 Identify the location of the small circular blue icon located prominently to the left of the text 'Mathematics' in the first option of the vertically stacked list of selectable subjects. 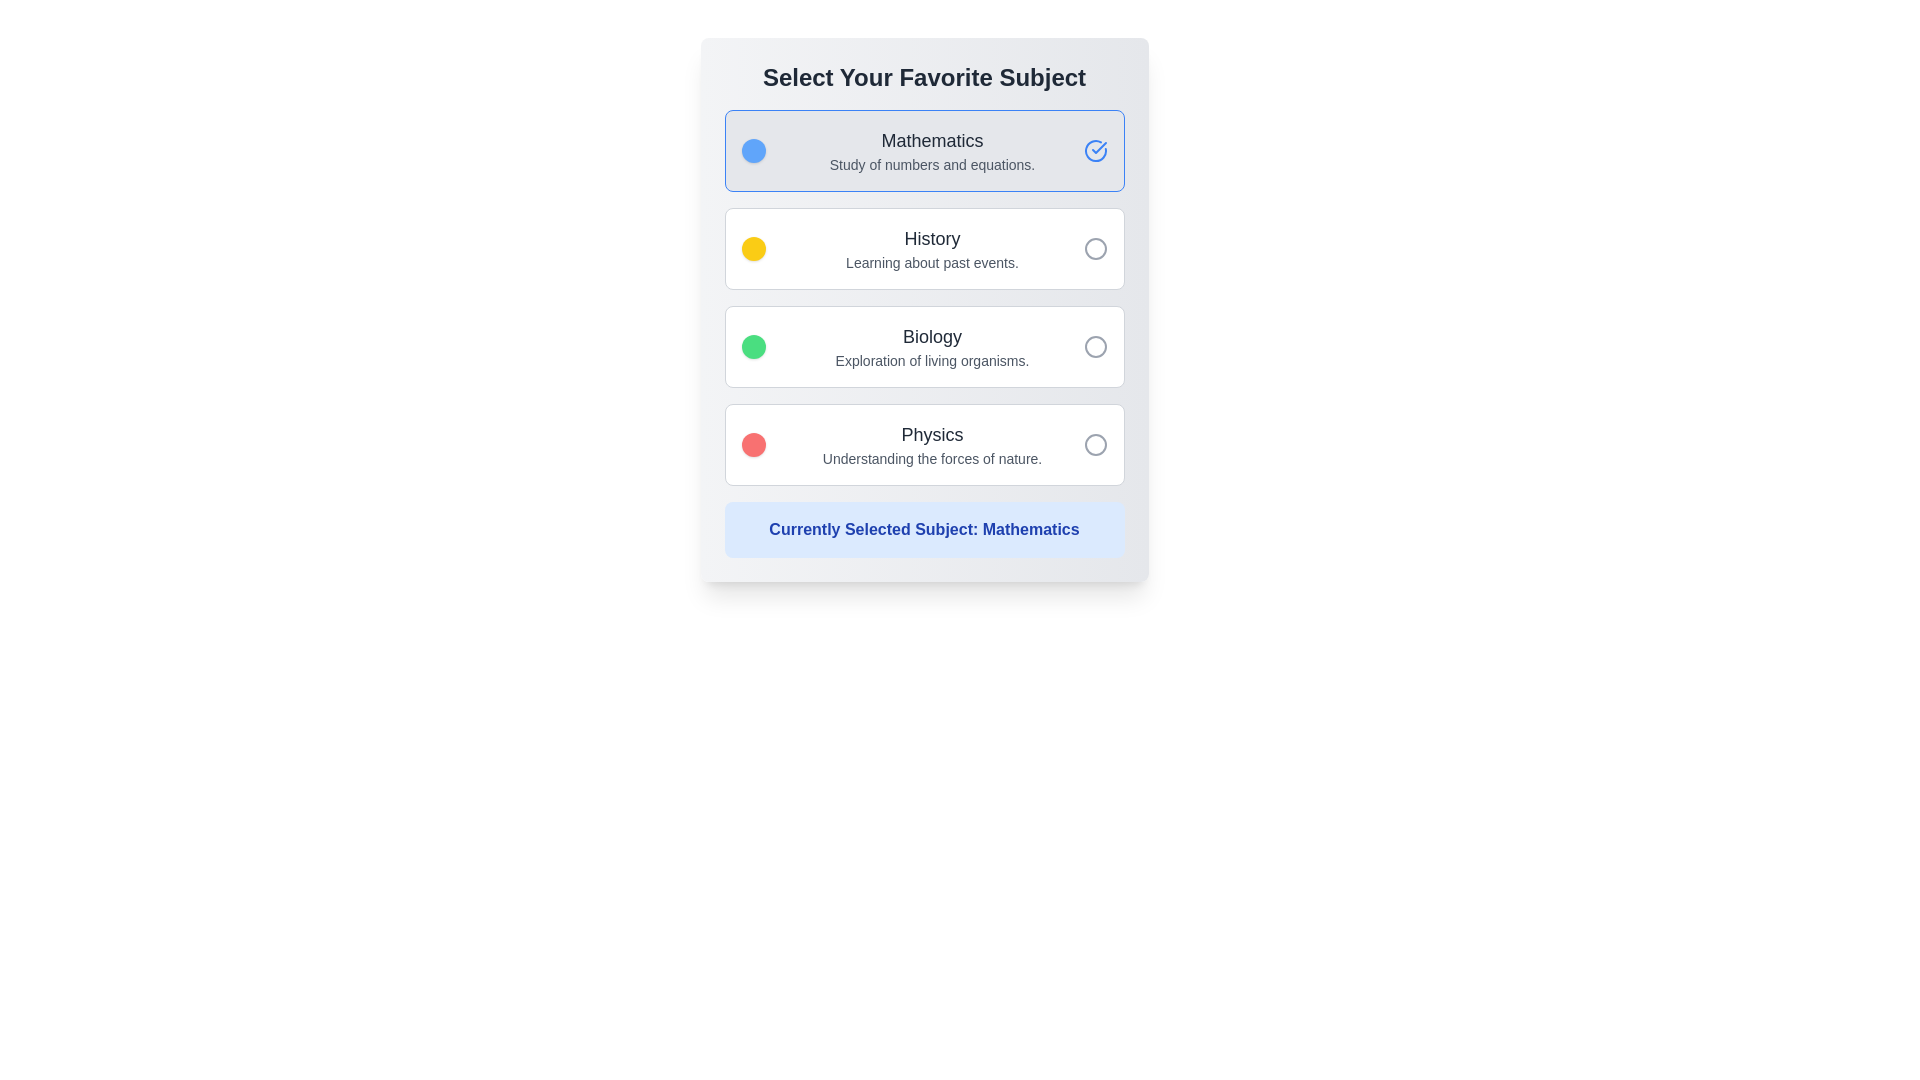
(752, 149).